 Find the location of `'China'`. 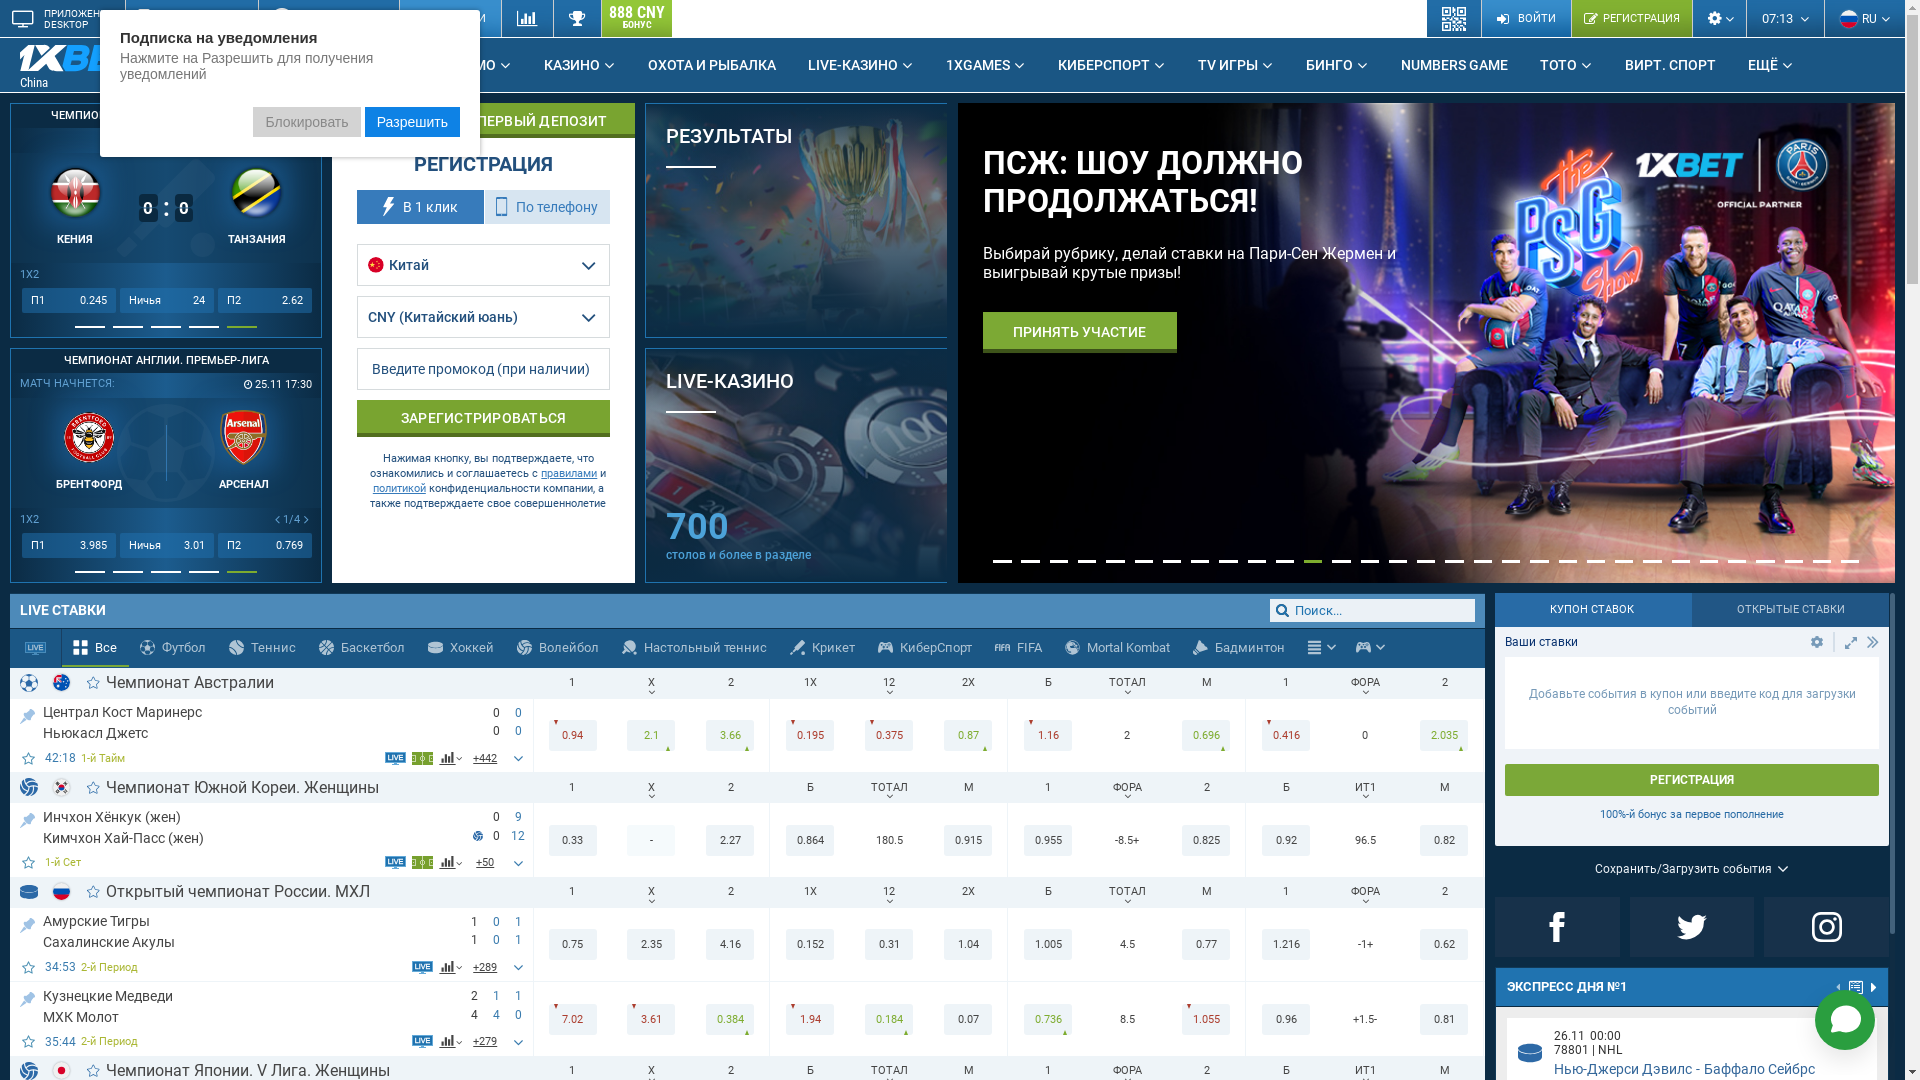

'China' is located at coordinates (94, 64).